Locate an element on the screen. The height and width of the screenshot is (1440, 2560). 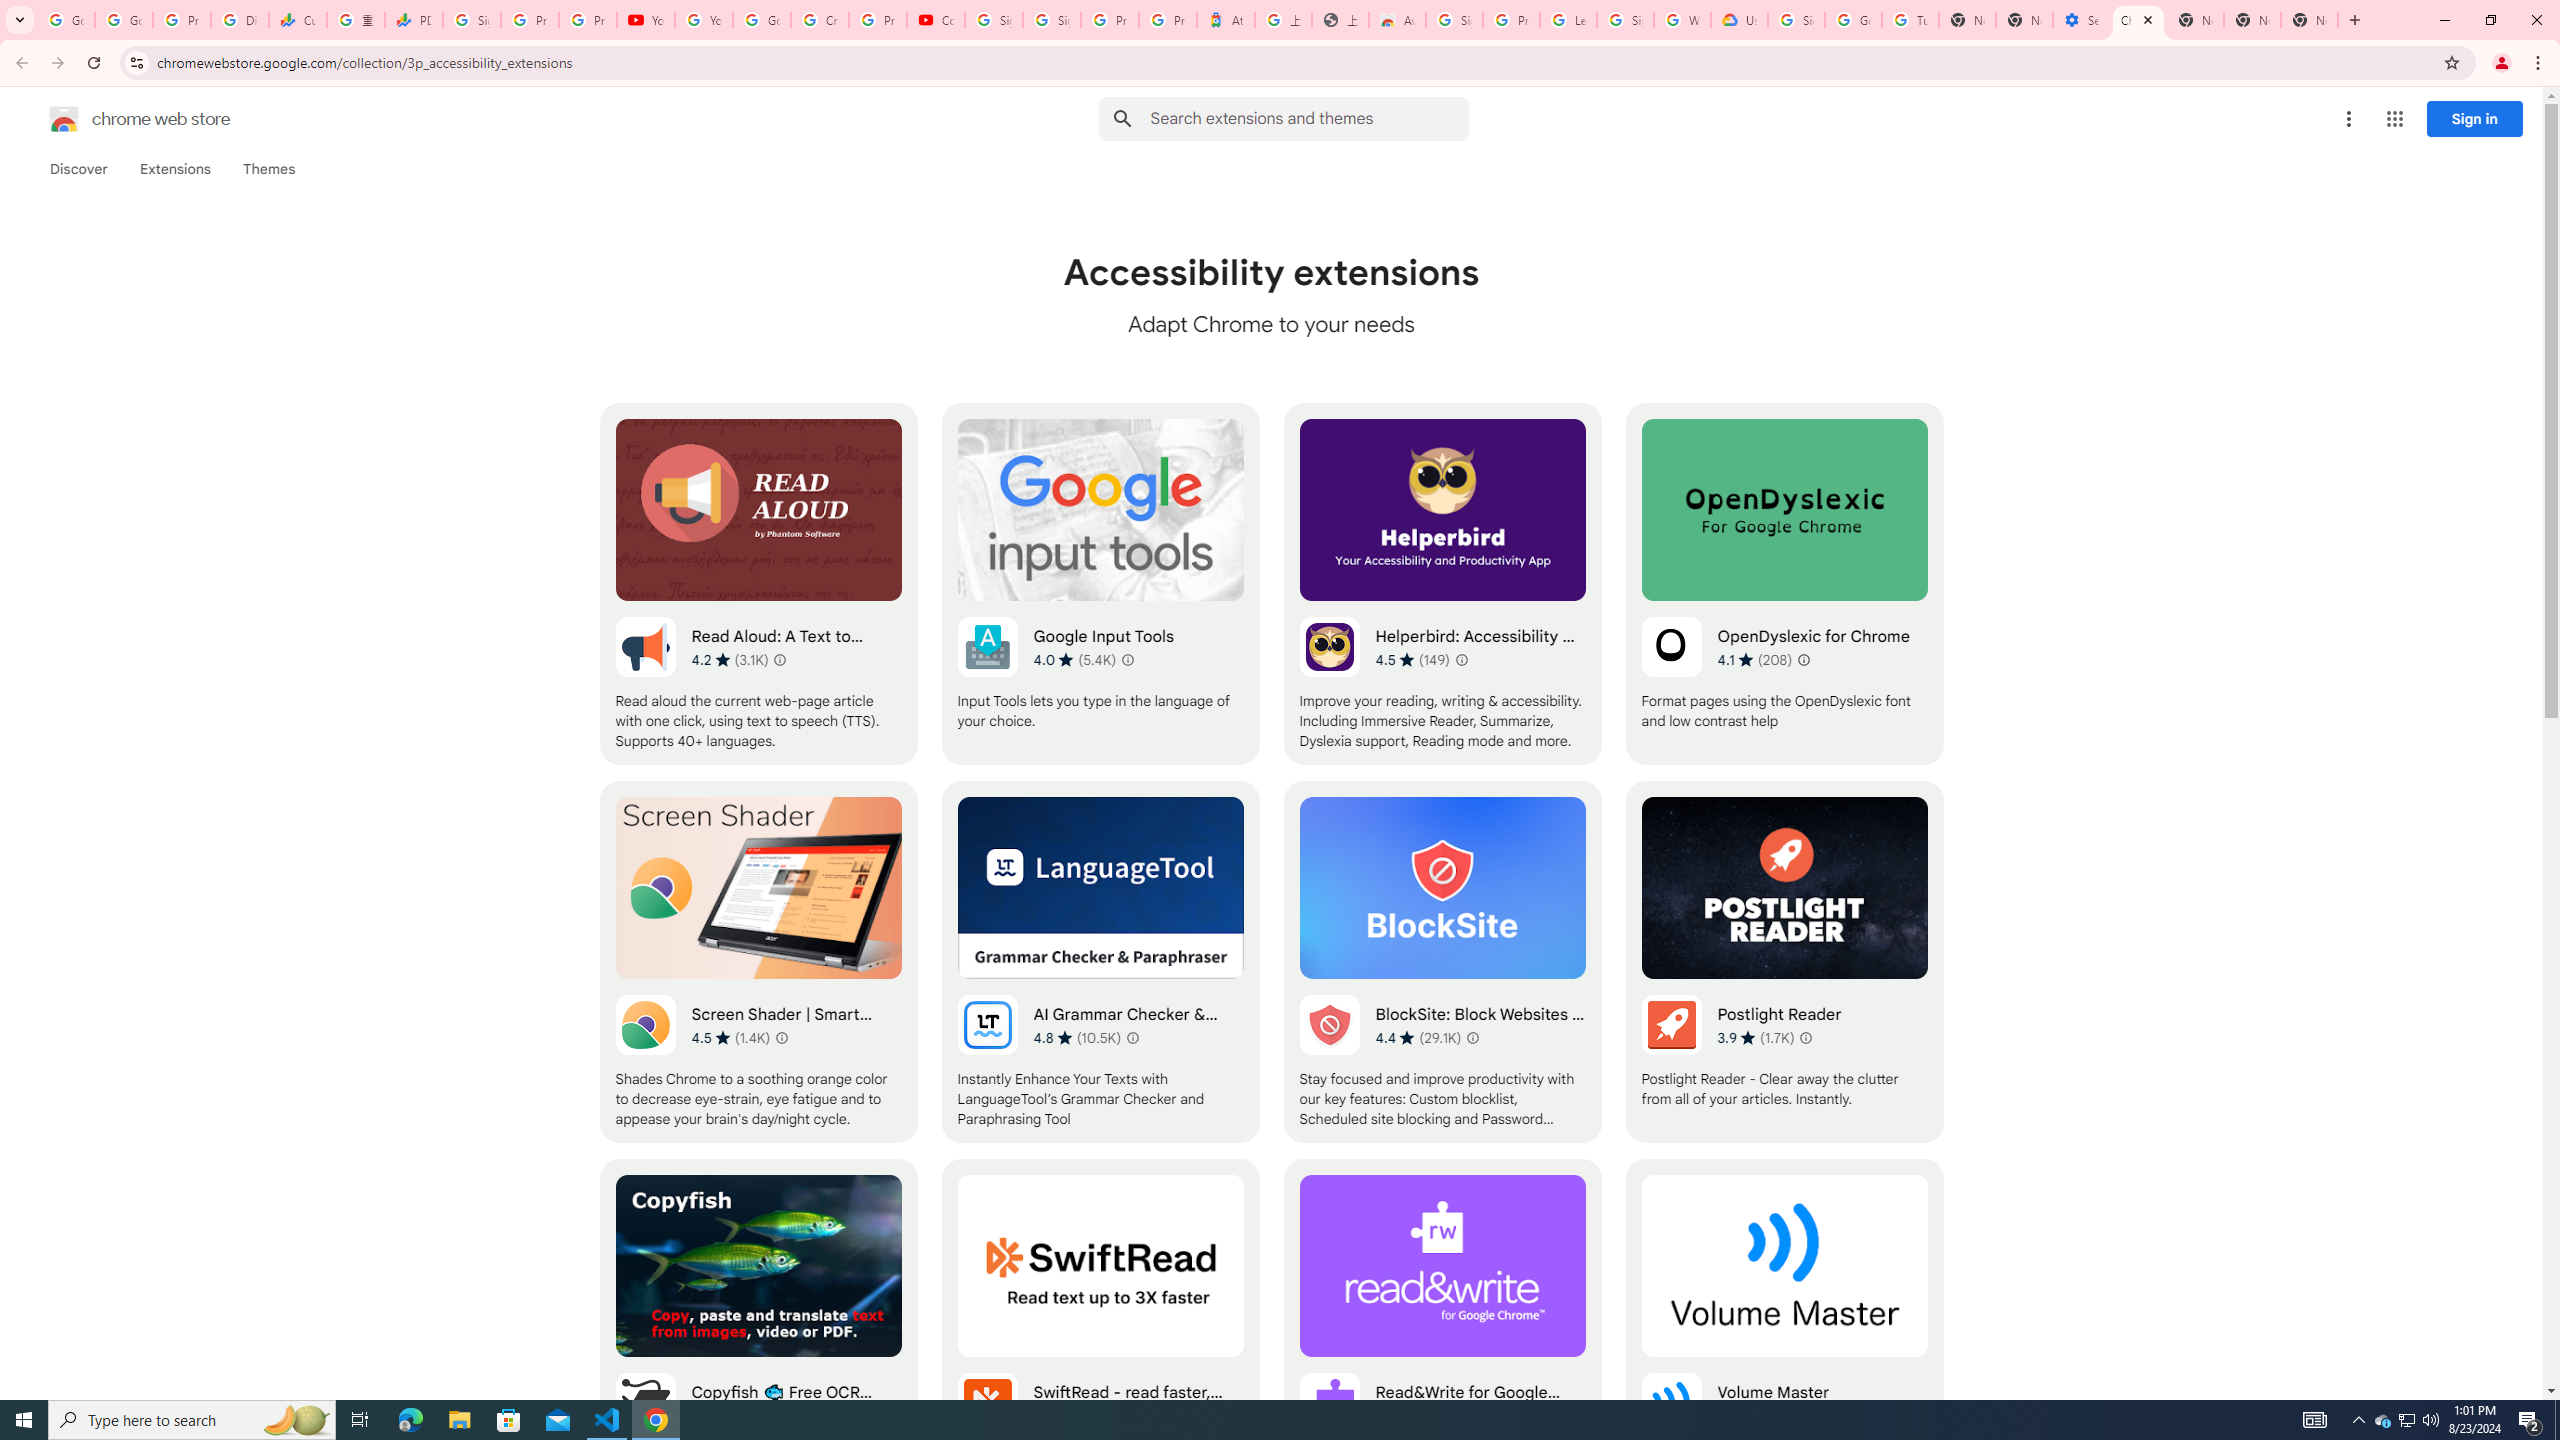
'Screen Shader | Smart Screen Tinting' is located at coordinates (758, 961).